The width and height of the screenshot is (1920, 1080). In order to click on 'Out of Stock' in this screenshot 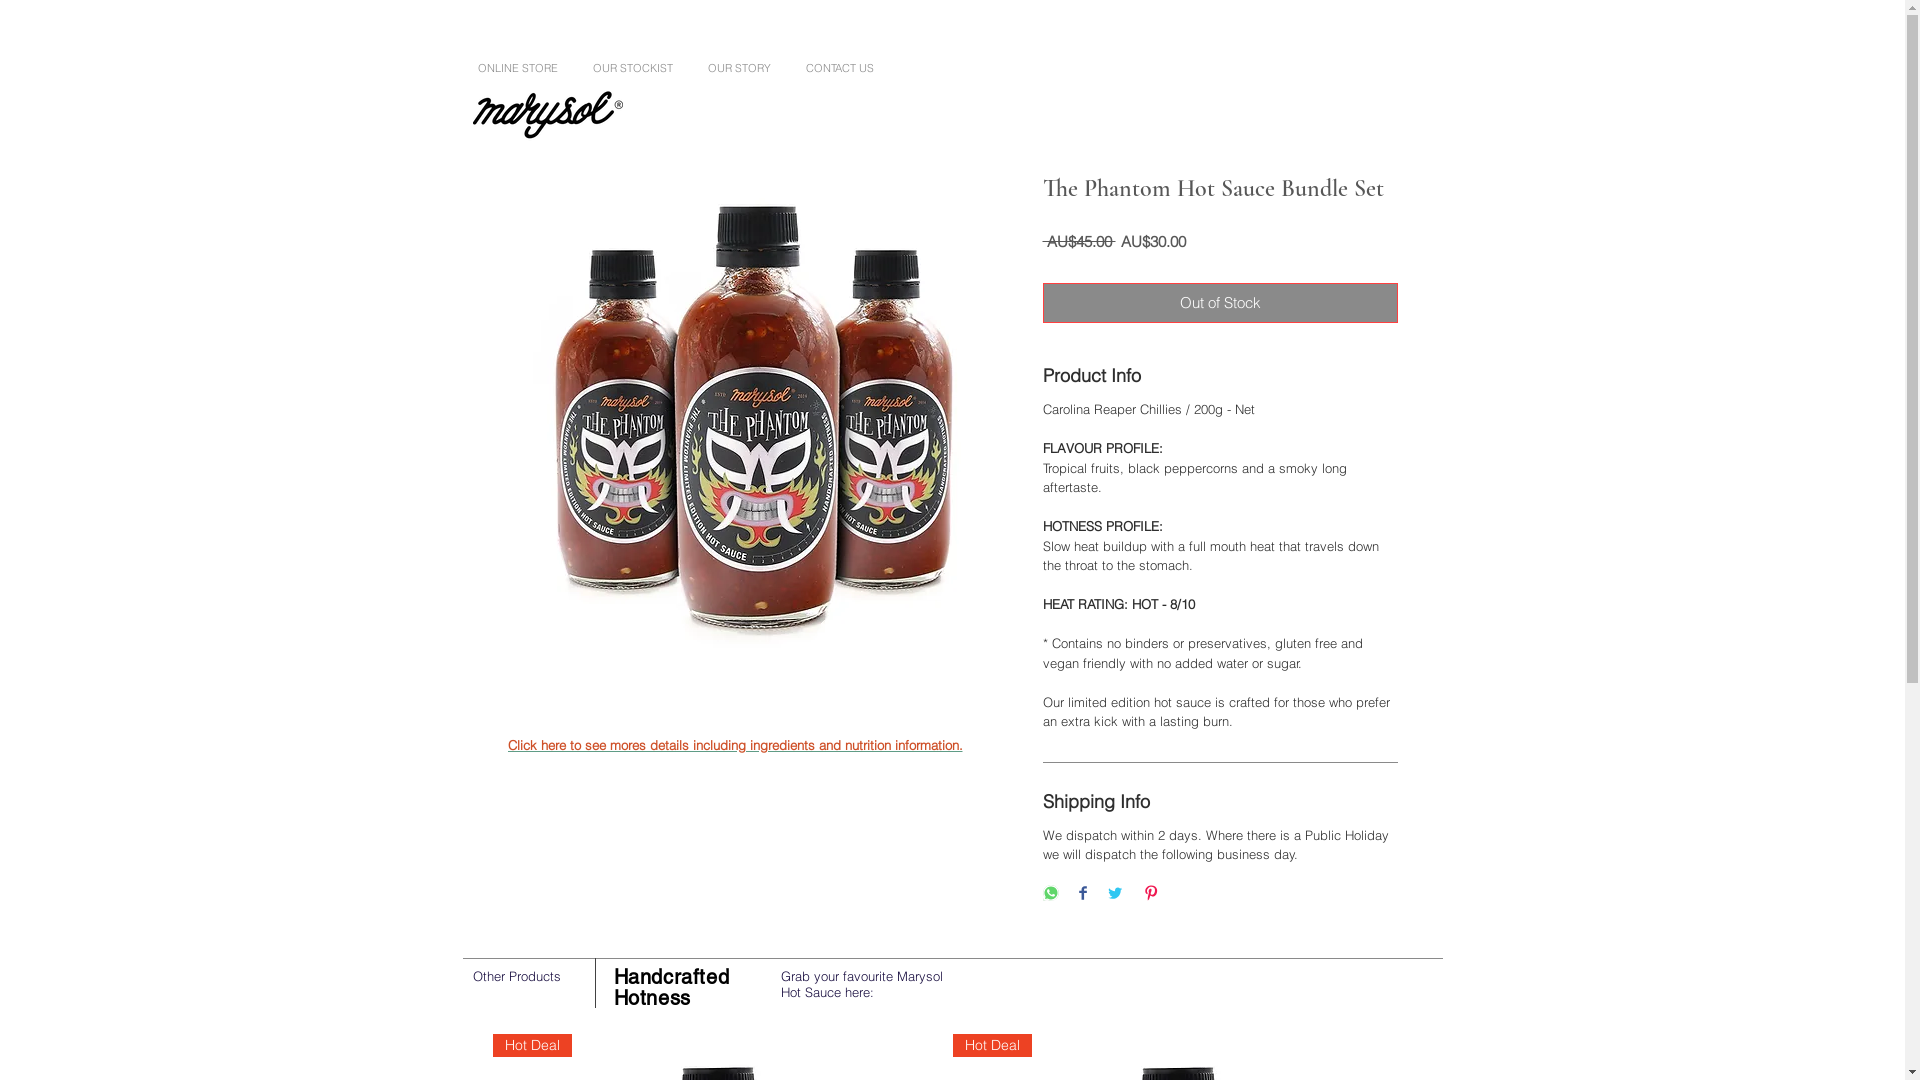, I will do `click(1218, 303)`.